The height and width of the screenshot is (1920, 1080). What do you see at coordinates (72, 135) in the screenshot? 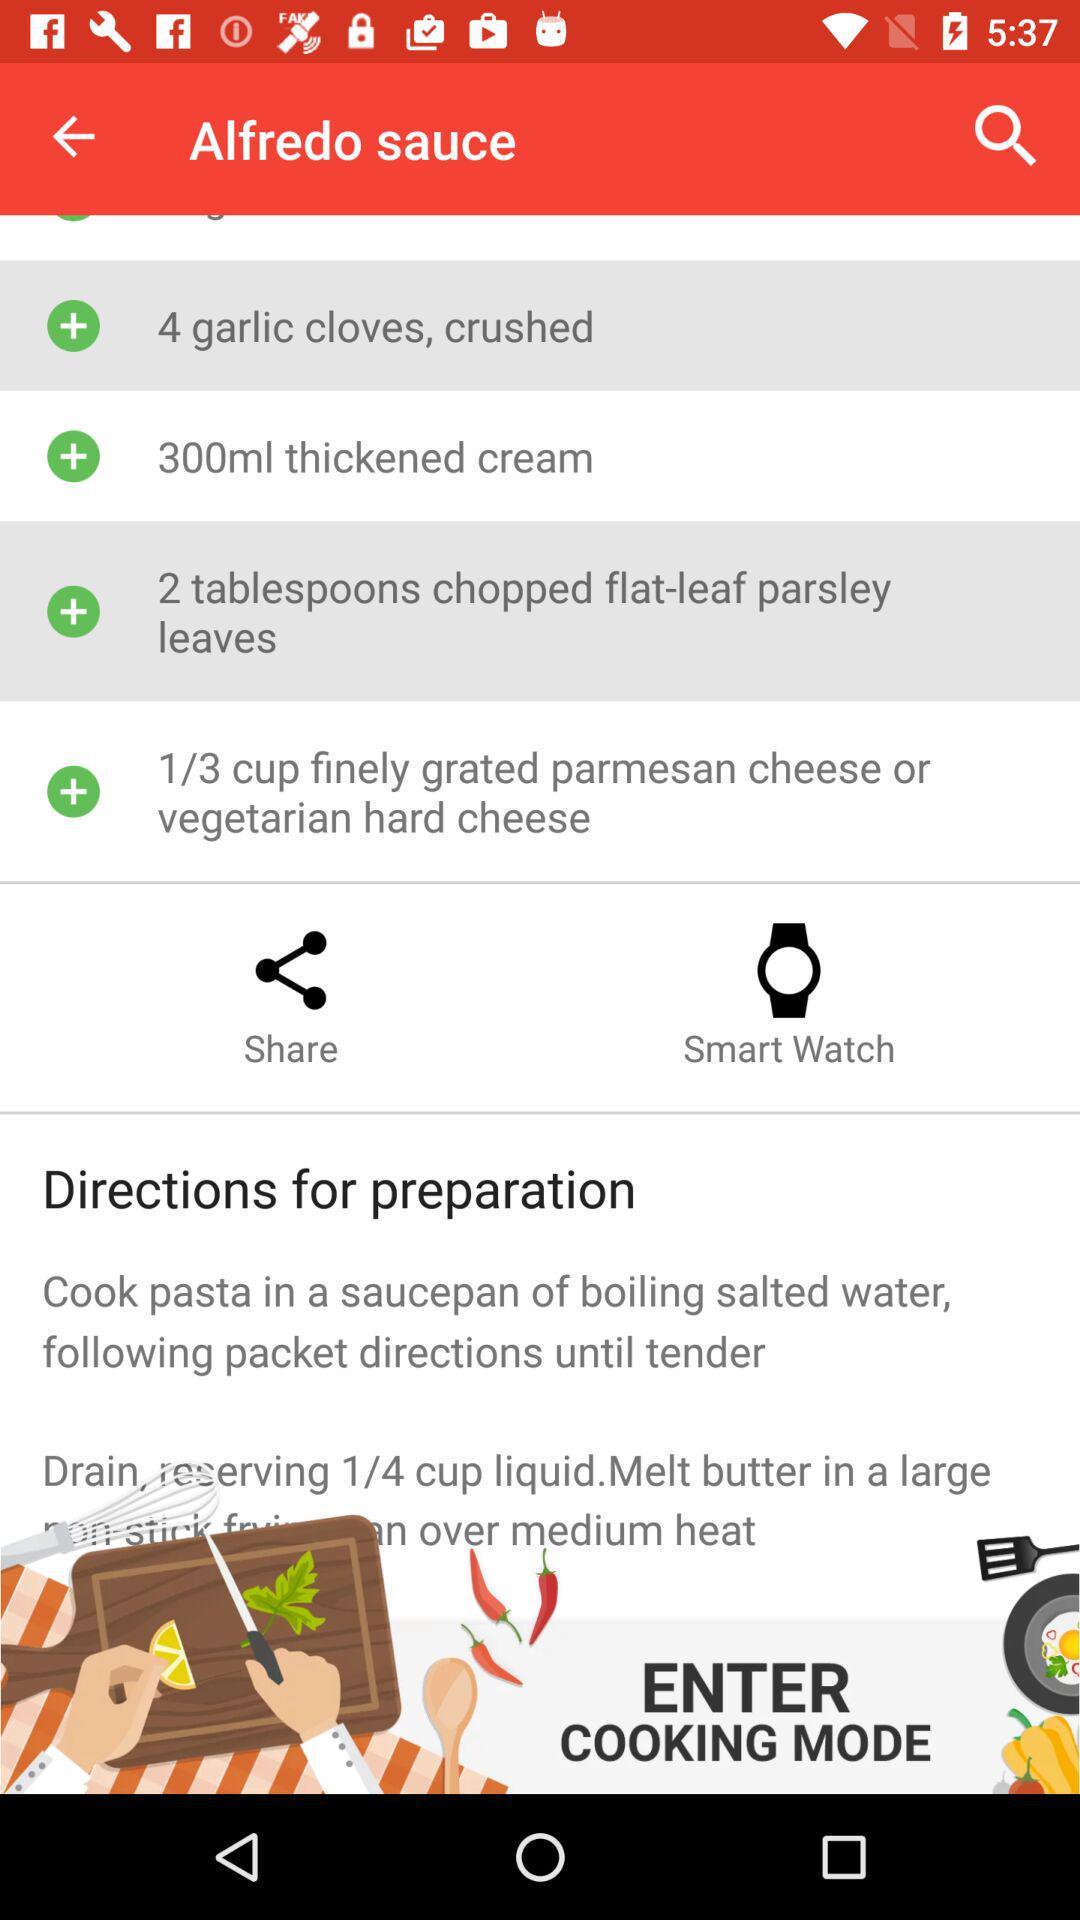
I see `the item next to alfredo sauce item` at bounding box center [72, 135].